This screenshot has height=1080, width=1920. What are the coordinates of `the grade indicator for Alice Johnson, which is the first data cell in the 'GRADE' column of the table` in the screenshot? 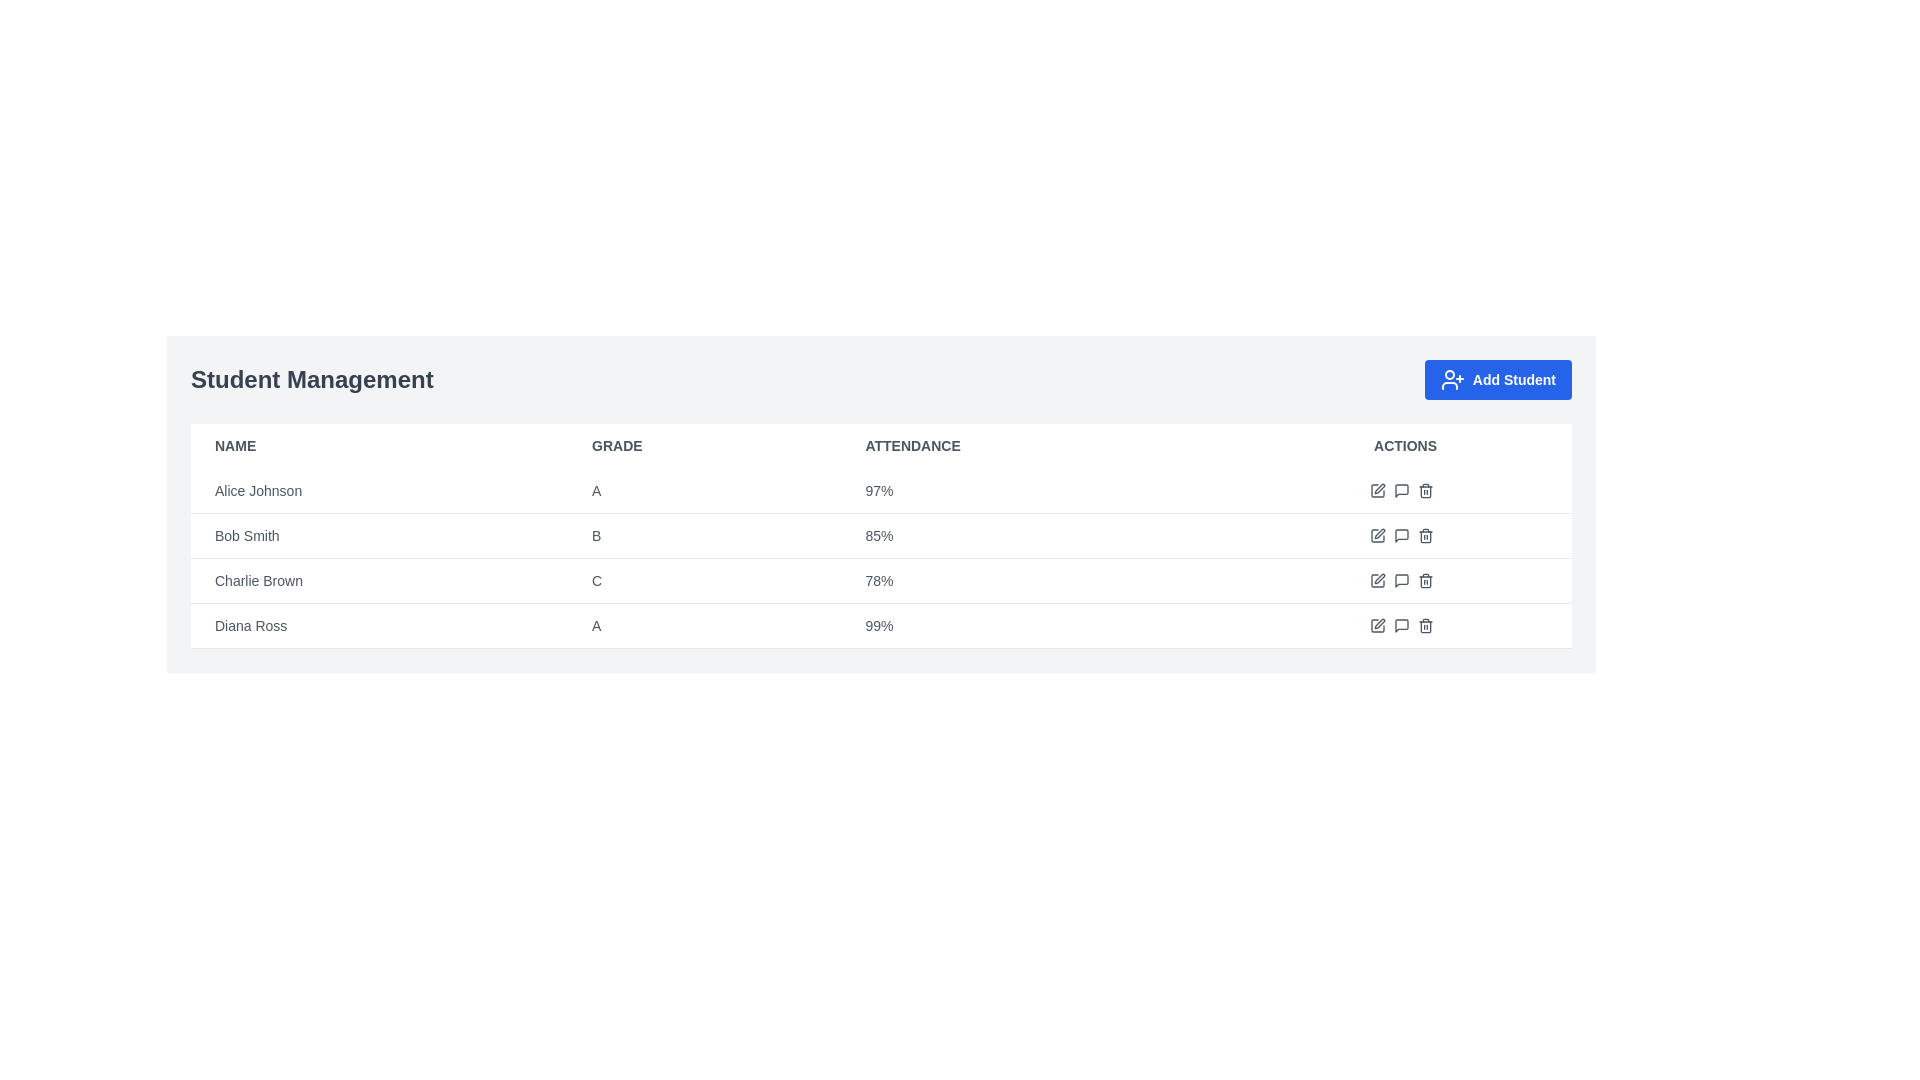 It's located at (704, 491).